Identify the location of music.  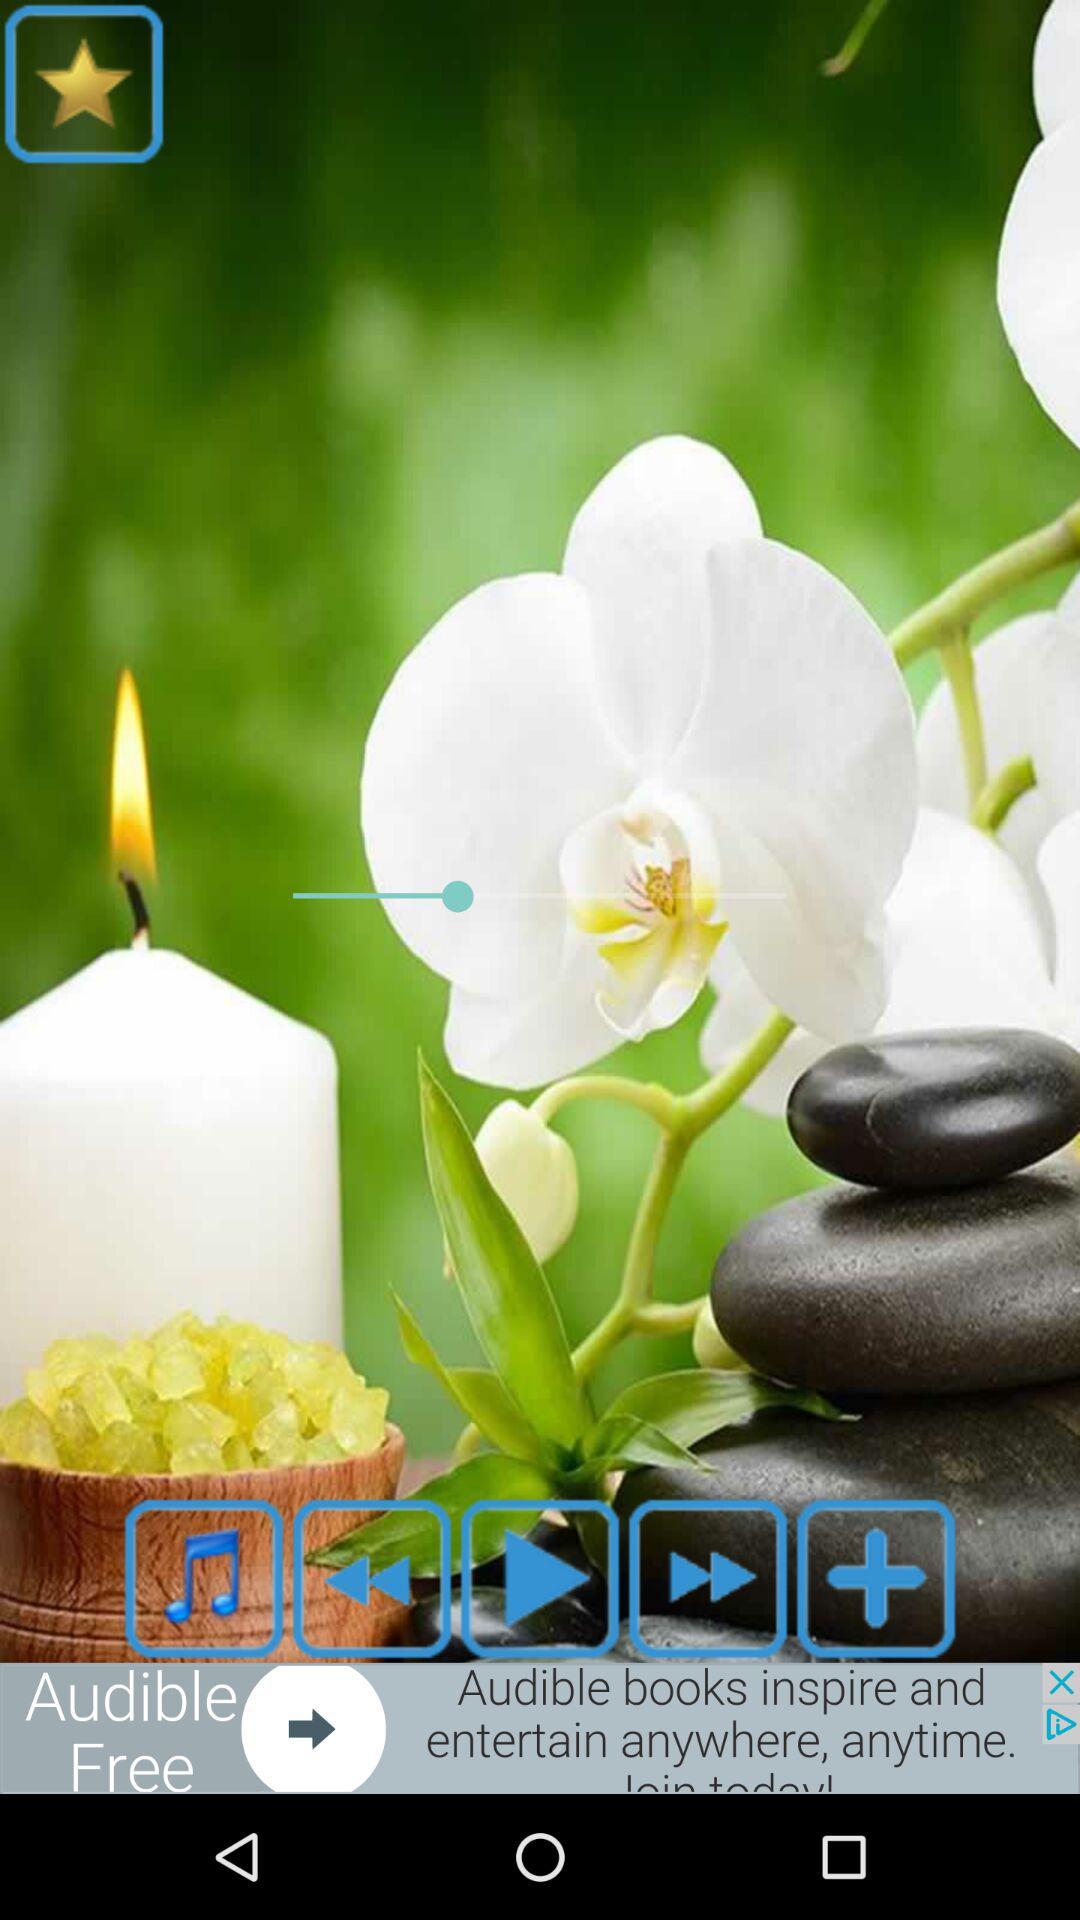
(204, 1577).